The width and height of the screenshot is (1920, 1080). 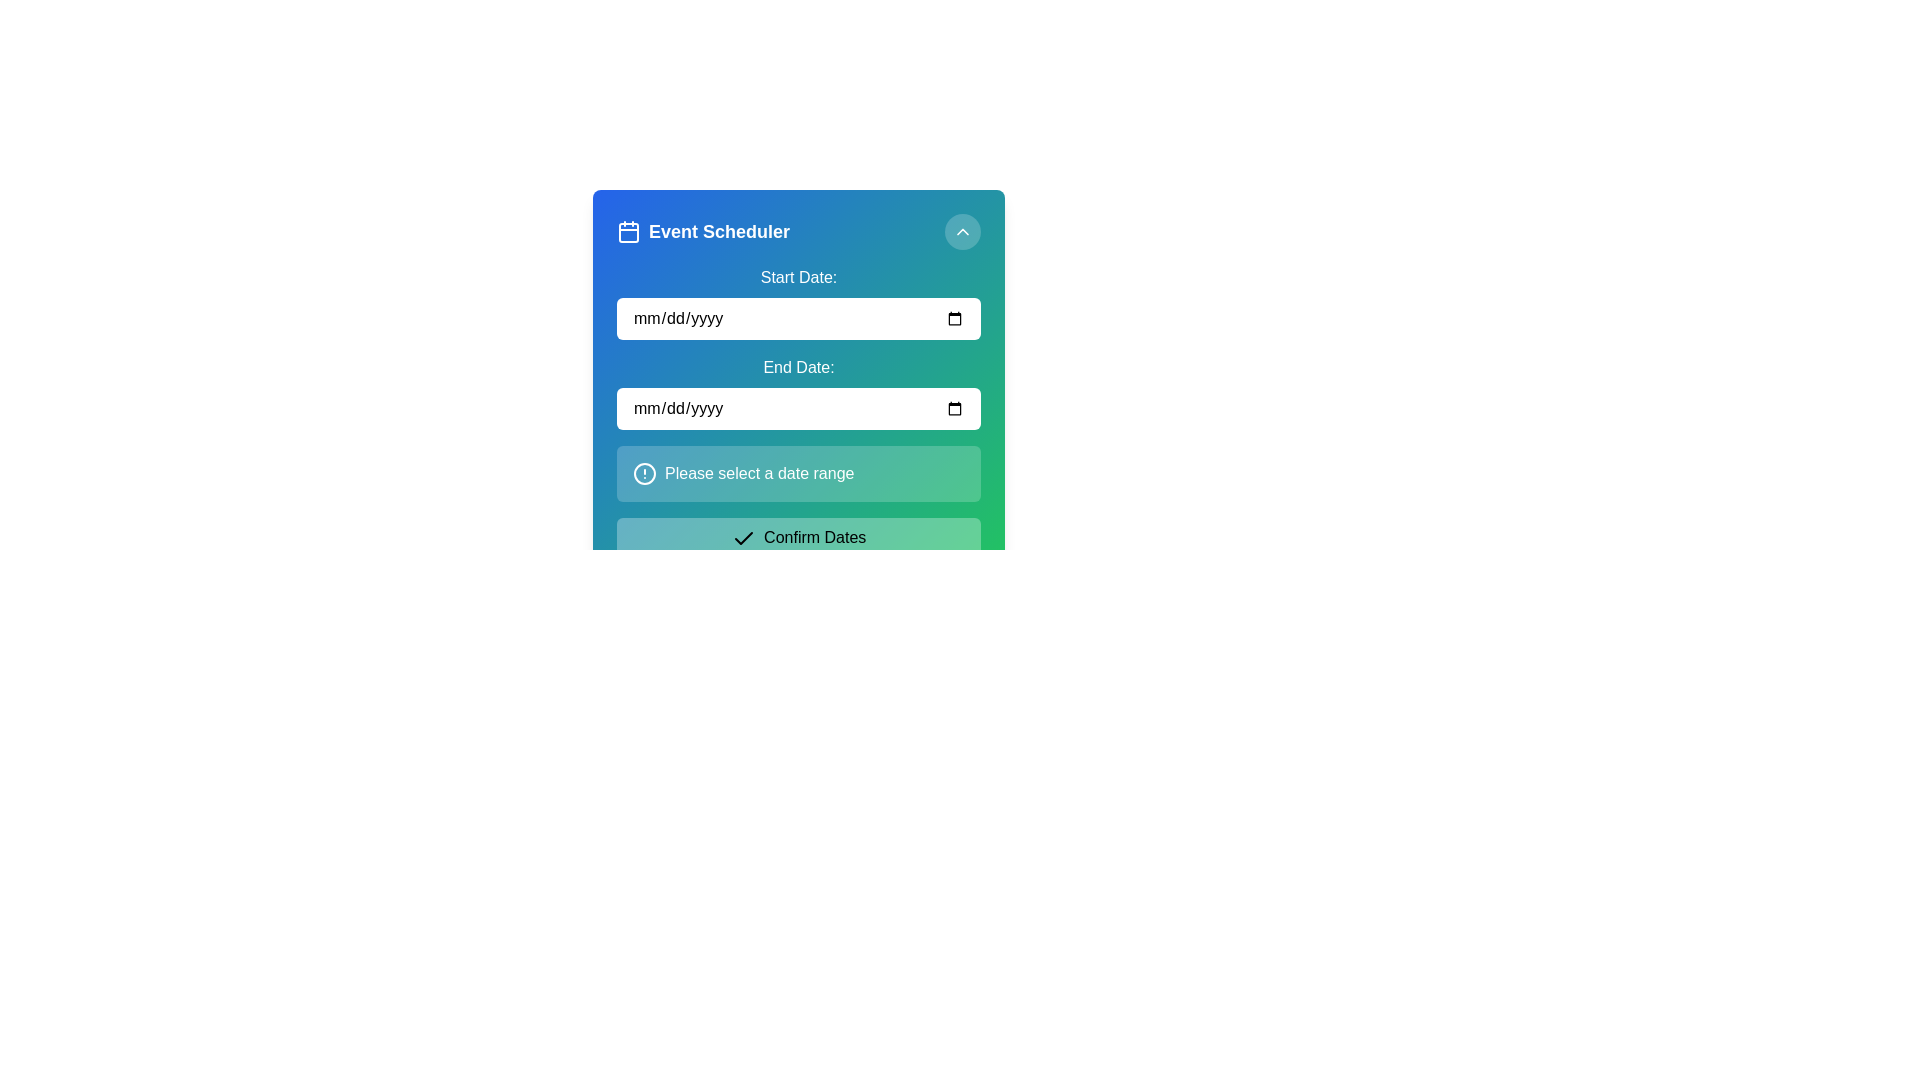 What do you see at coordinates (644, 474) in the screenshot?
I see `the icon located to the left of the text 'Please select a date range' within a notification component, which serves as a visual indicator of importance` at bounding box center [644, 474].